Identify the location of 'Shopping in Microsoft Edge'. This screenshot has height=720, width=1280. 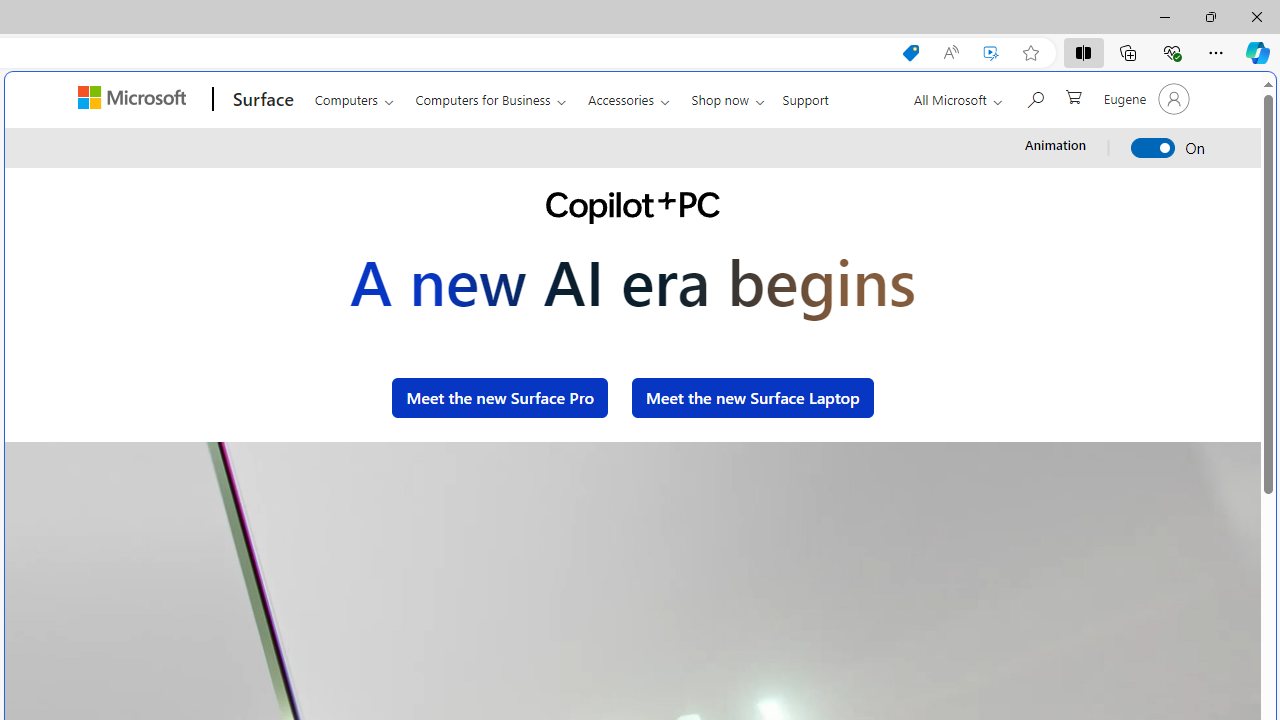
(909, 52).